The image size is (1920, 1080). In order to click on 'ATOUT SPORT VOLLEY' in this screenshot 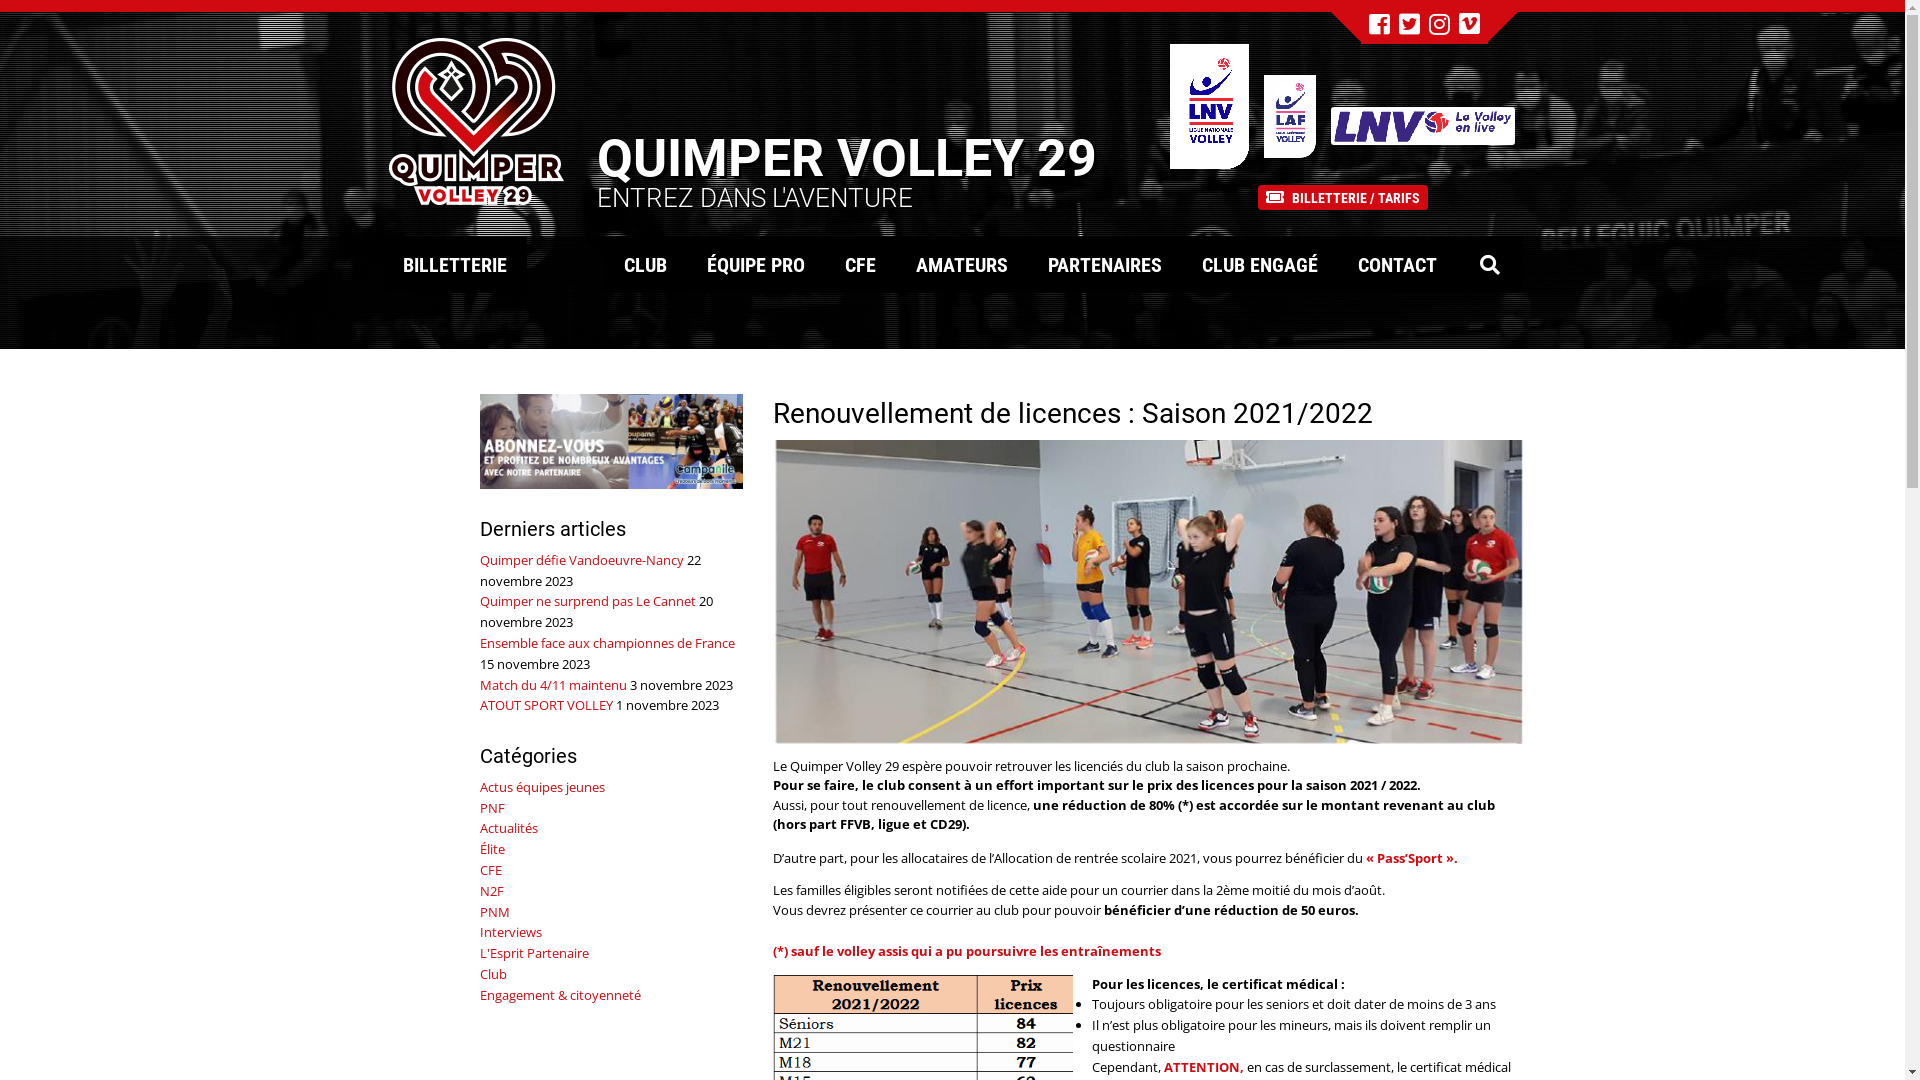, I will do `click(480, 704)`.